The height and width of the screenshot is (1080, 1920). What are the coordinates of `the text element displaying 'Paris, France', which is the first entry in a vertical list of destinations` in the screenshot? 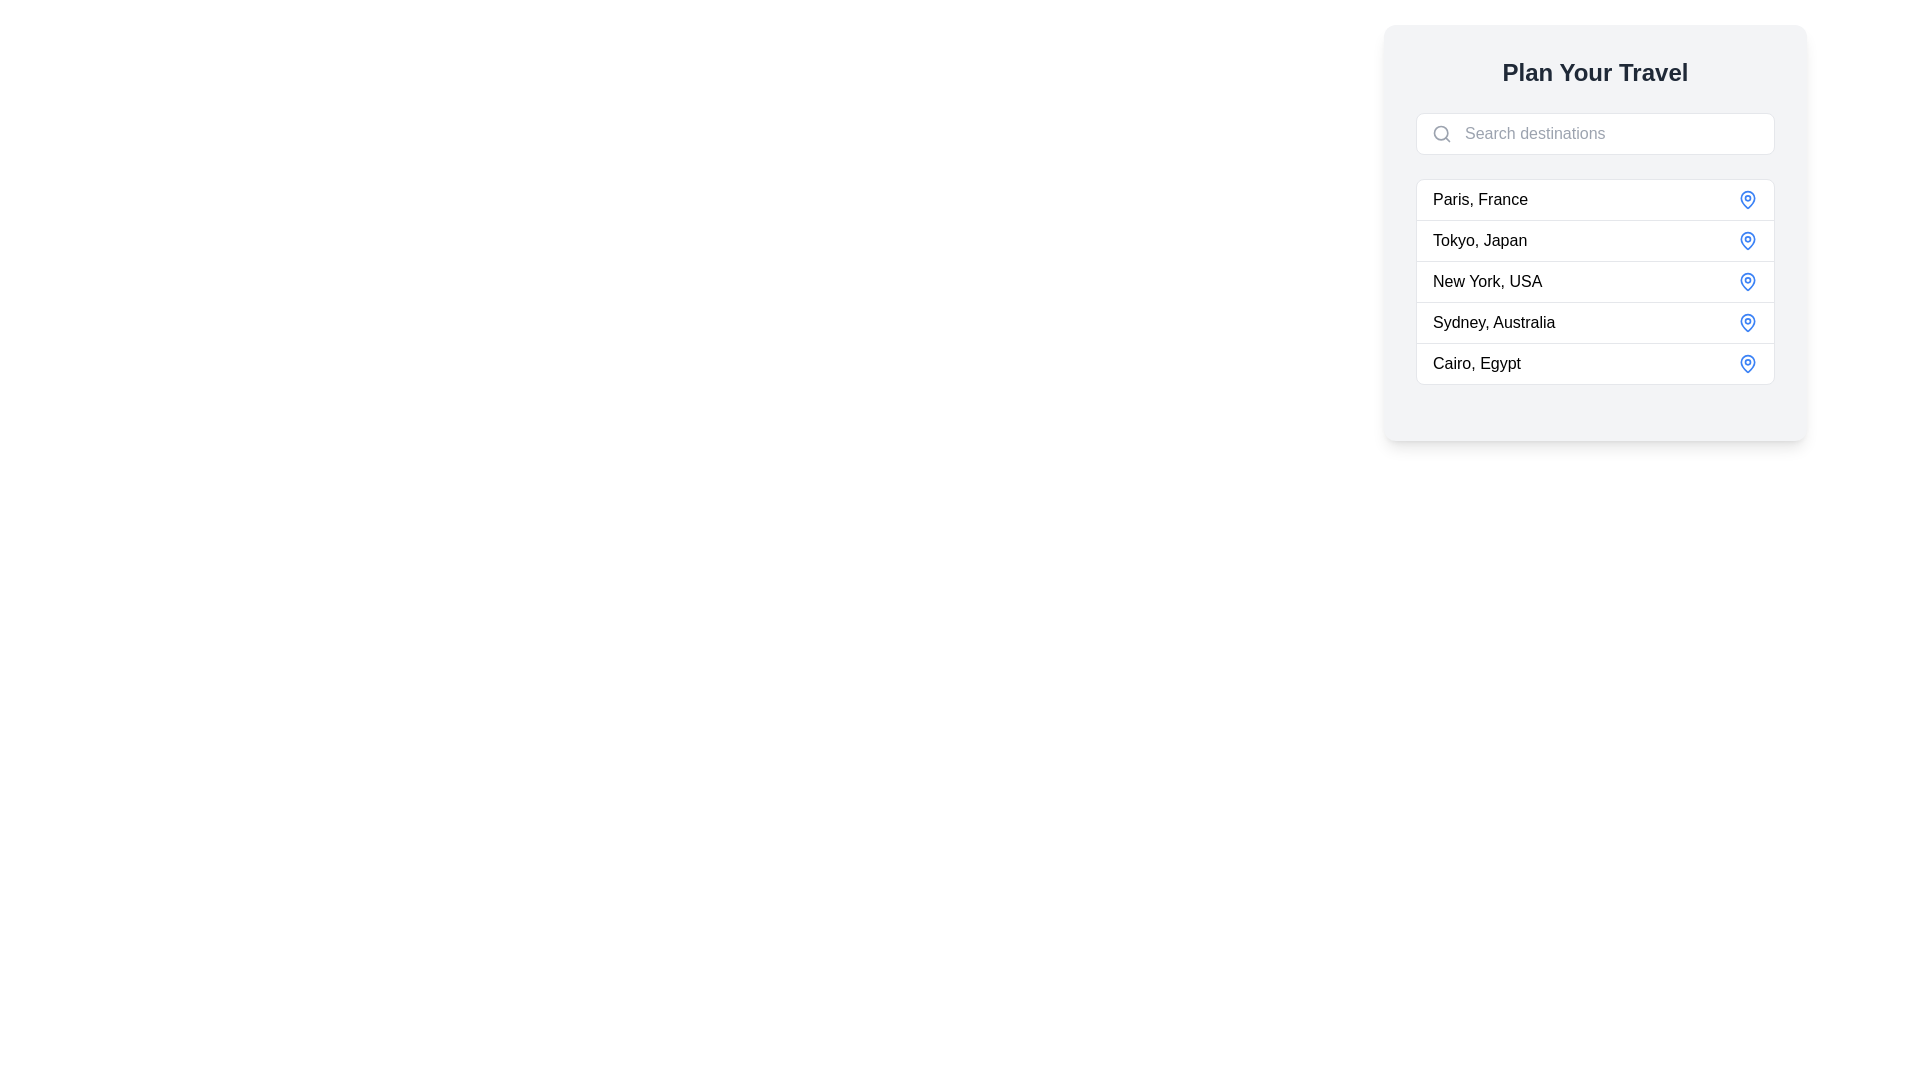 It's located at (1480, 200).